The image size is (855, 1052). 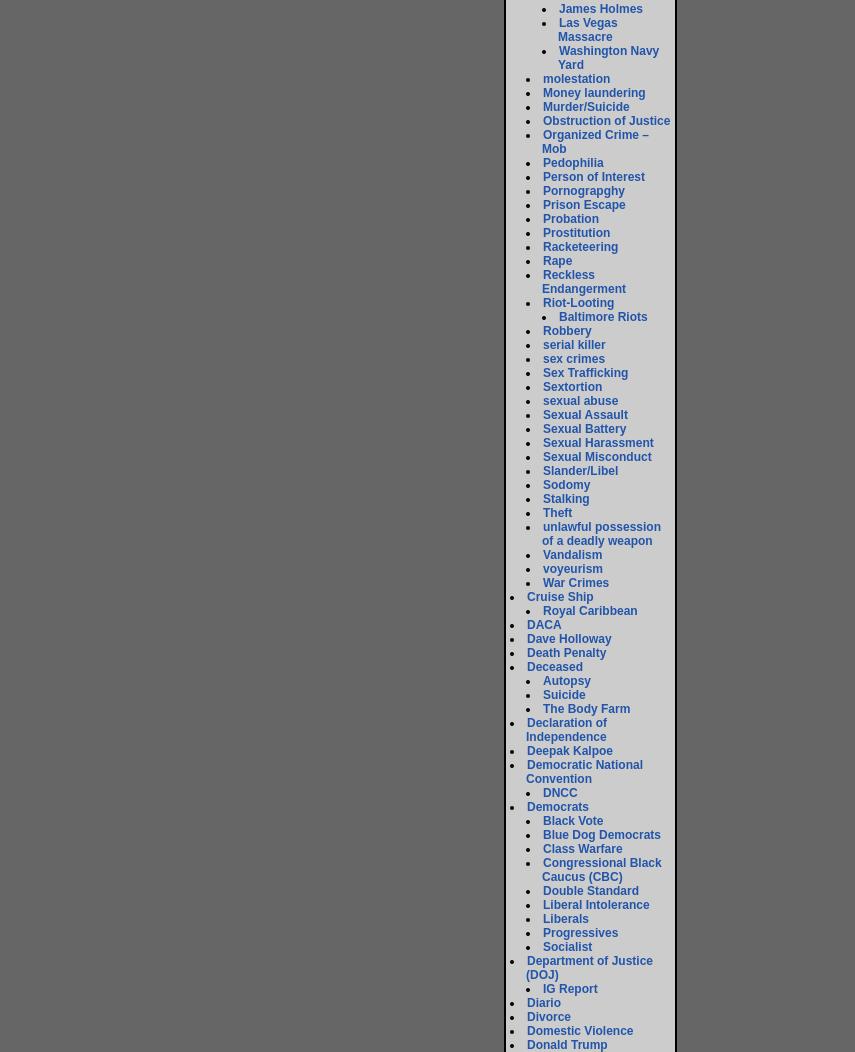 What do you see at coordinates (543, 511) in the screenshot?
I see `'Theft'` at bounding box center [543, 511].